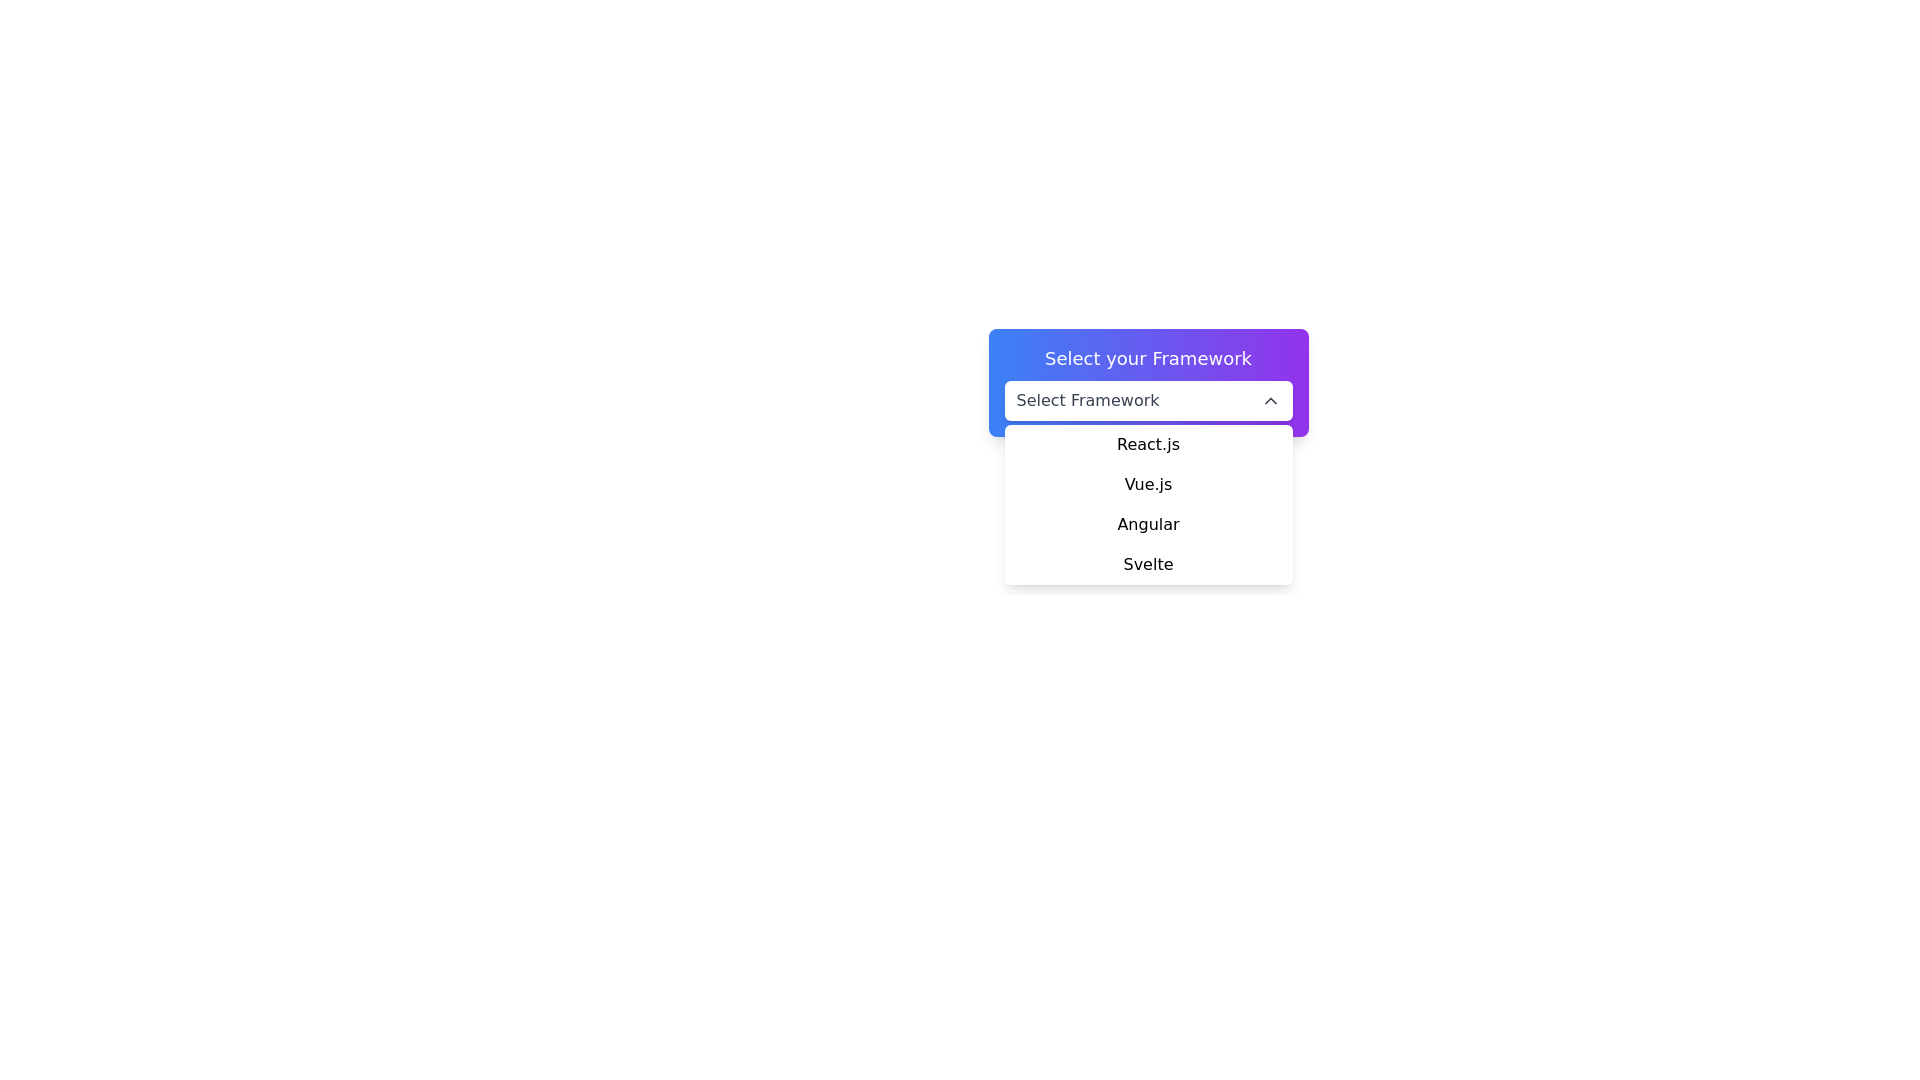  Describe the element at coordinates (1148, 564) in the screenshot. I see `the fourth option in the 'Select your Framework' dropdown menu, which selects 'Svelte' as the chosen framework for potential visual feedback` at that location.